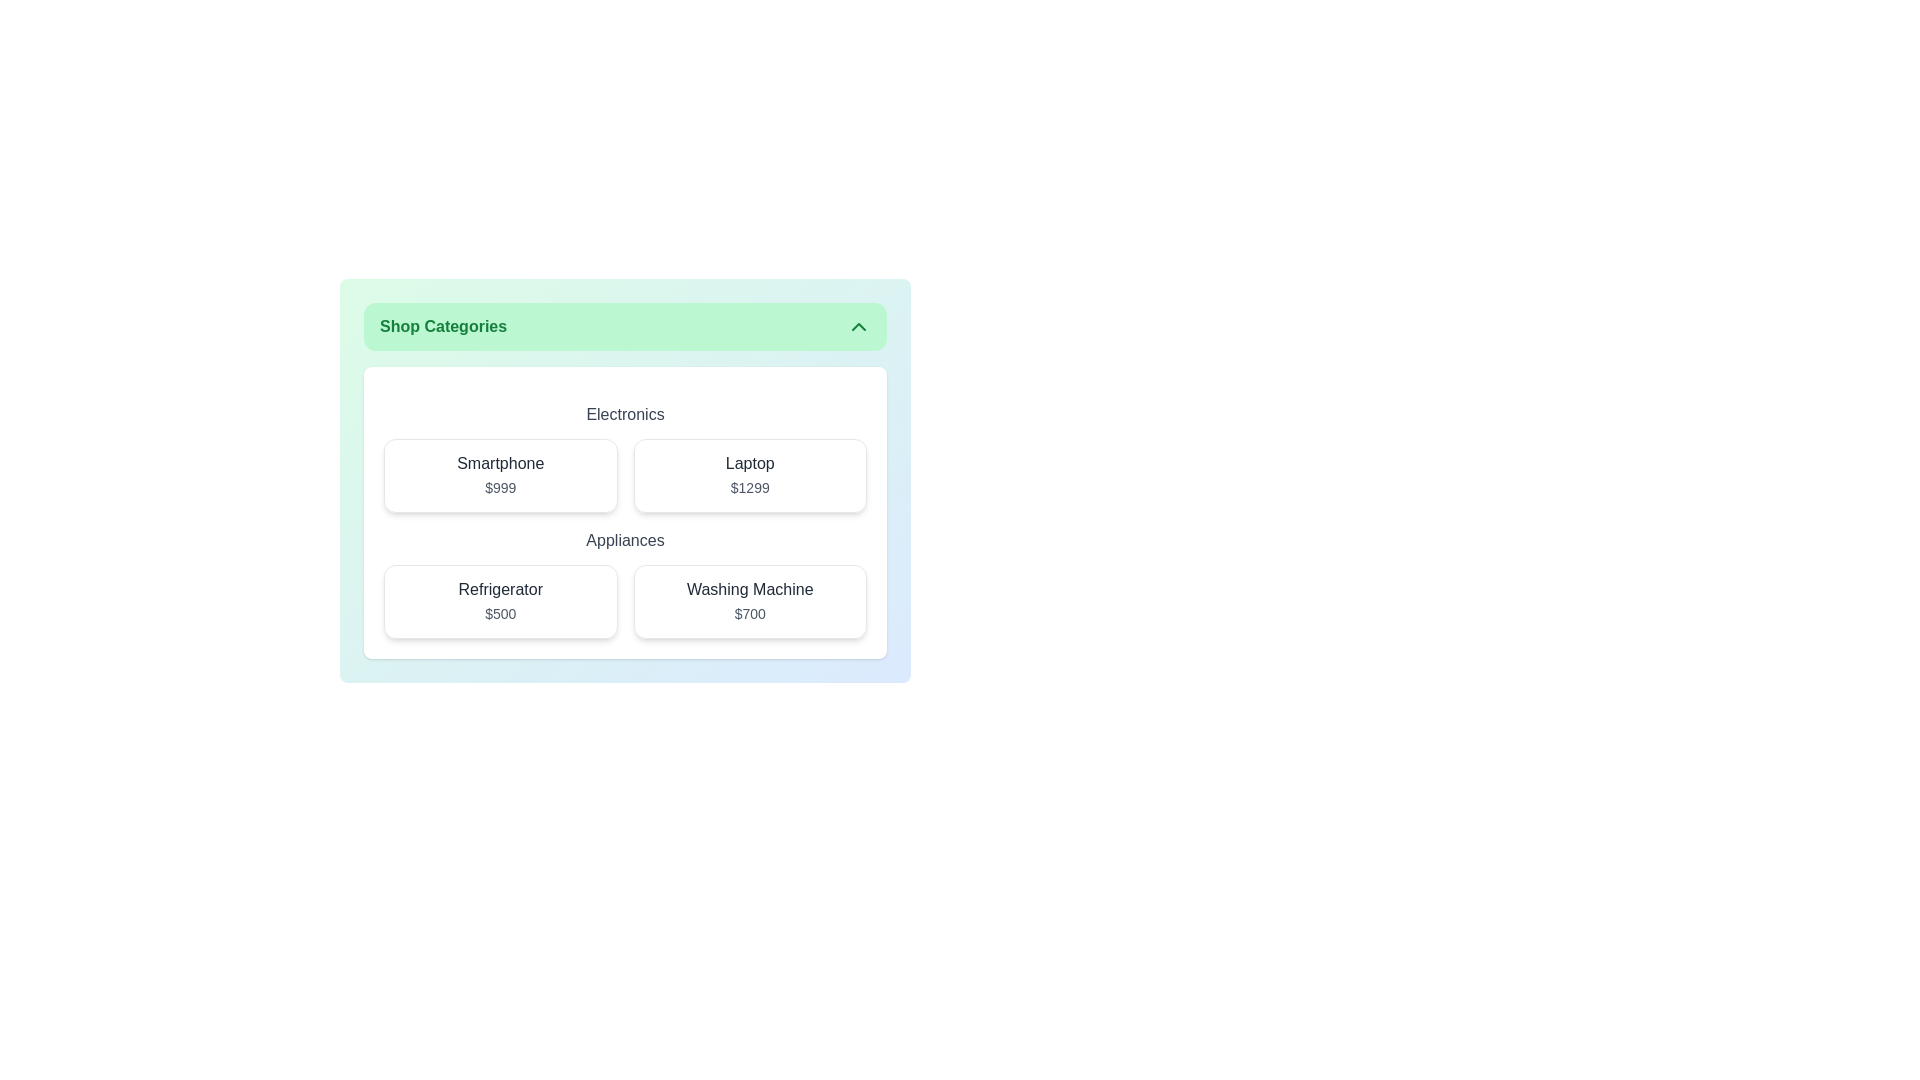  I want to click on the static text label that serves as a category header for the electronics section, positioned above the items labeled 'Smartphone' and 'Laptop', so click(624, 414).